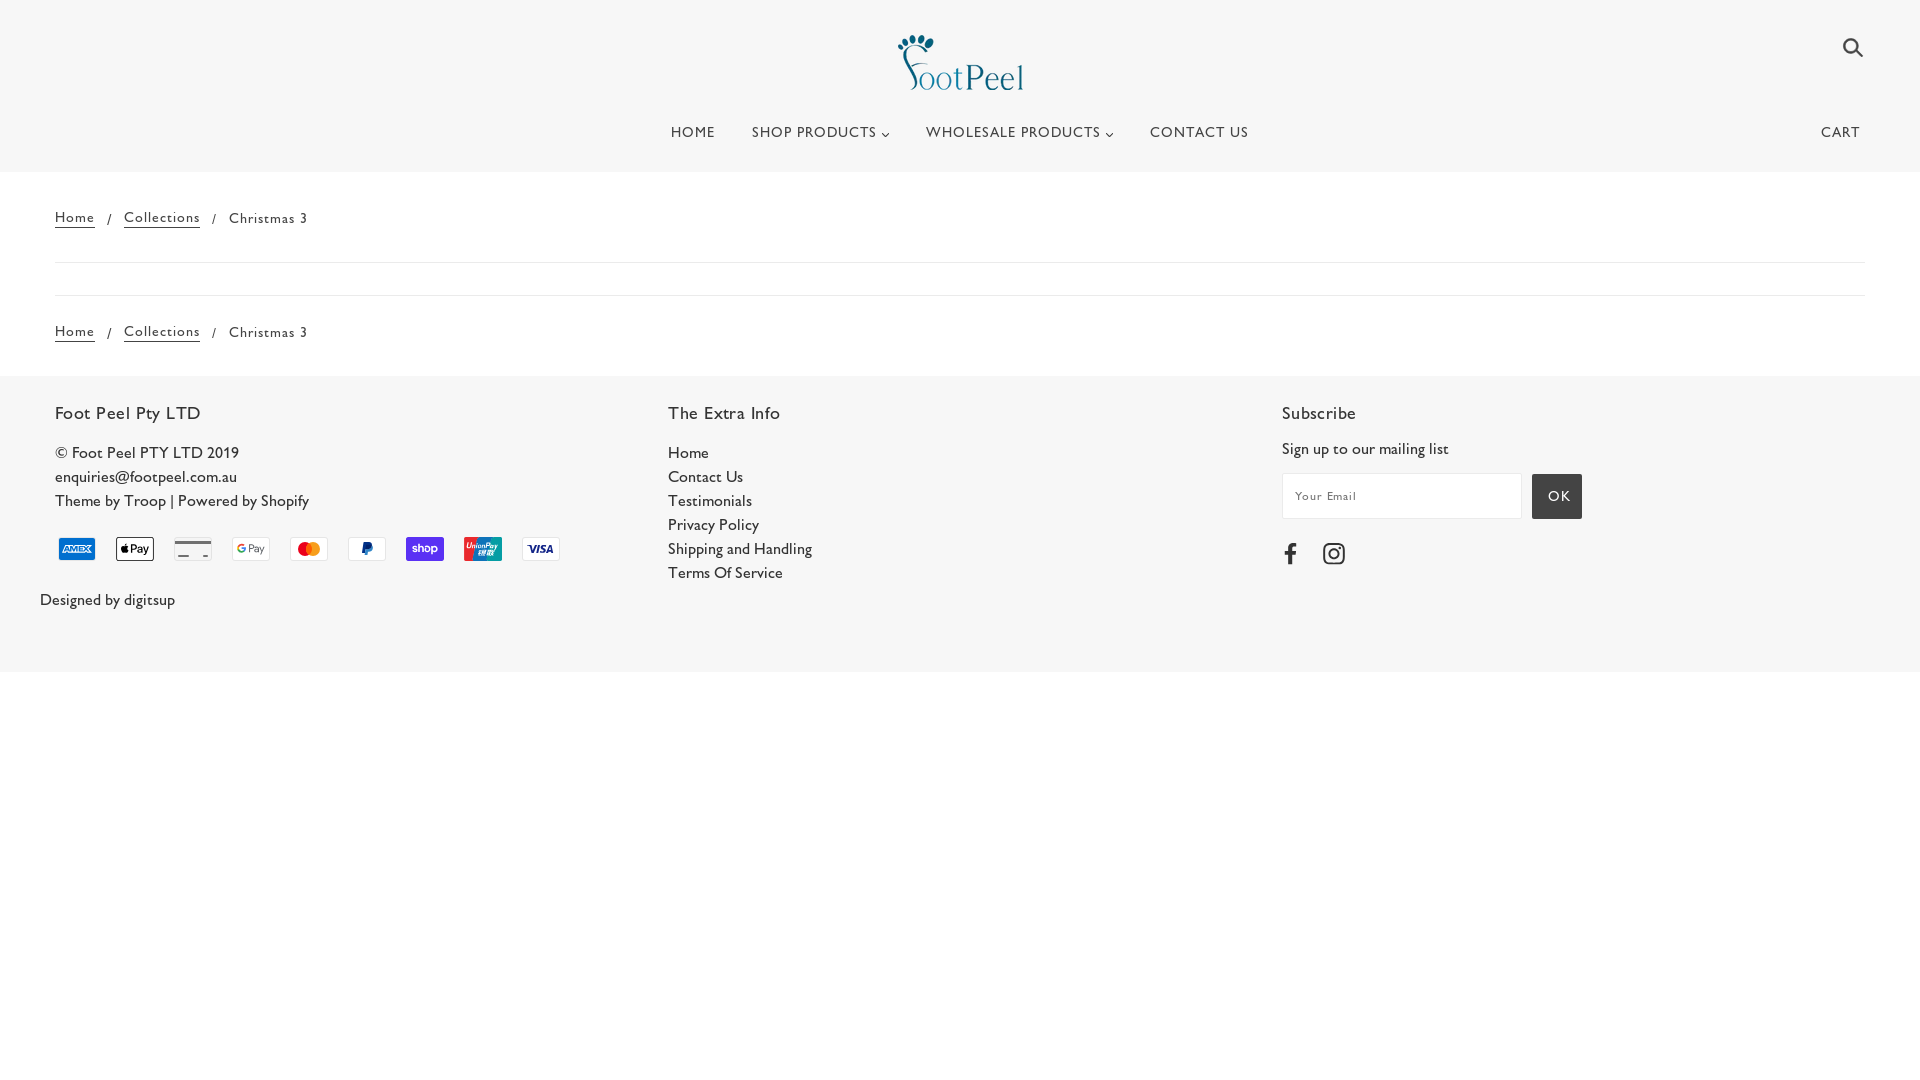  What do you see at coordinates (713, 523) in the screenshot?
I see `'Privacy Policy'` at bounding box center [713, 523].